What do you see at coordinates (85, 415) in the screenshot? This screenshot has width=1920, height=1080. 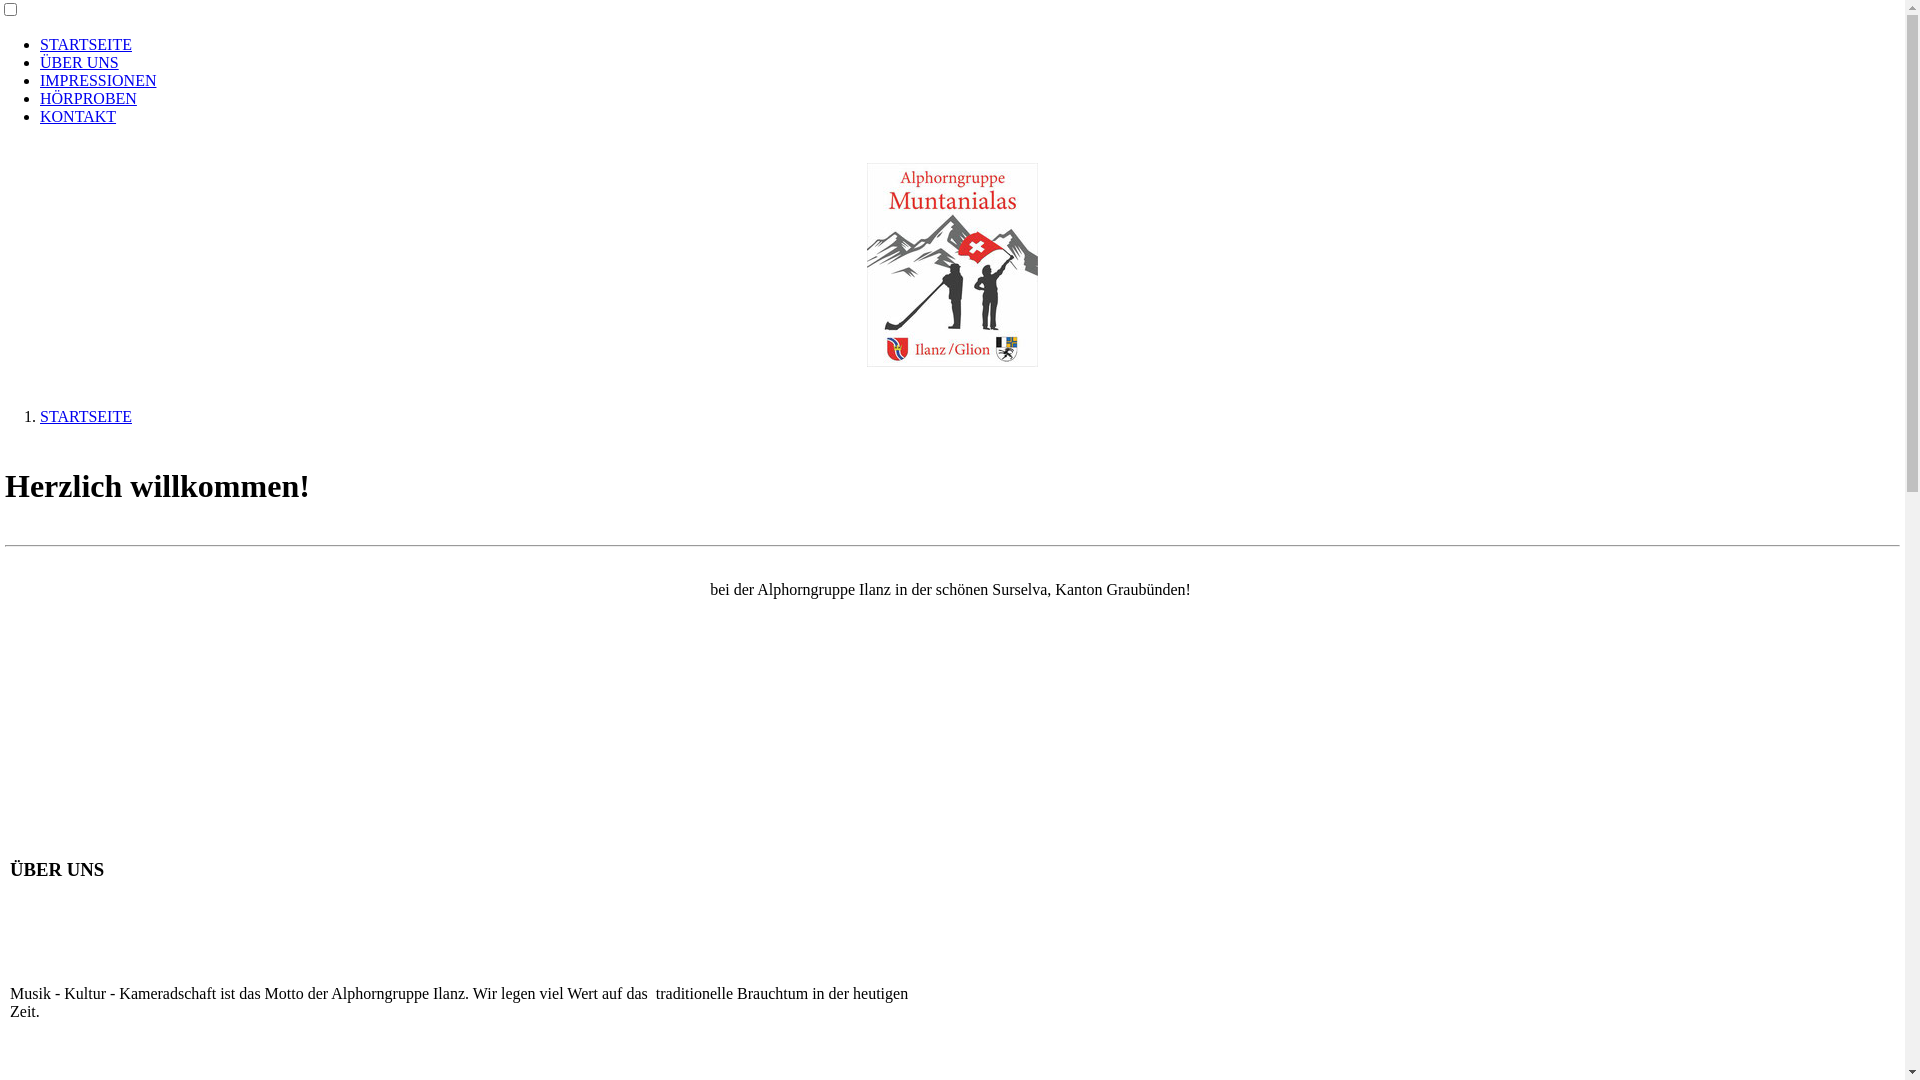 I see `'STARTSEITE'` at bounding box center [85, 415].